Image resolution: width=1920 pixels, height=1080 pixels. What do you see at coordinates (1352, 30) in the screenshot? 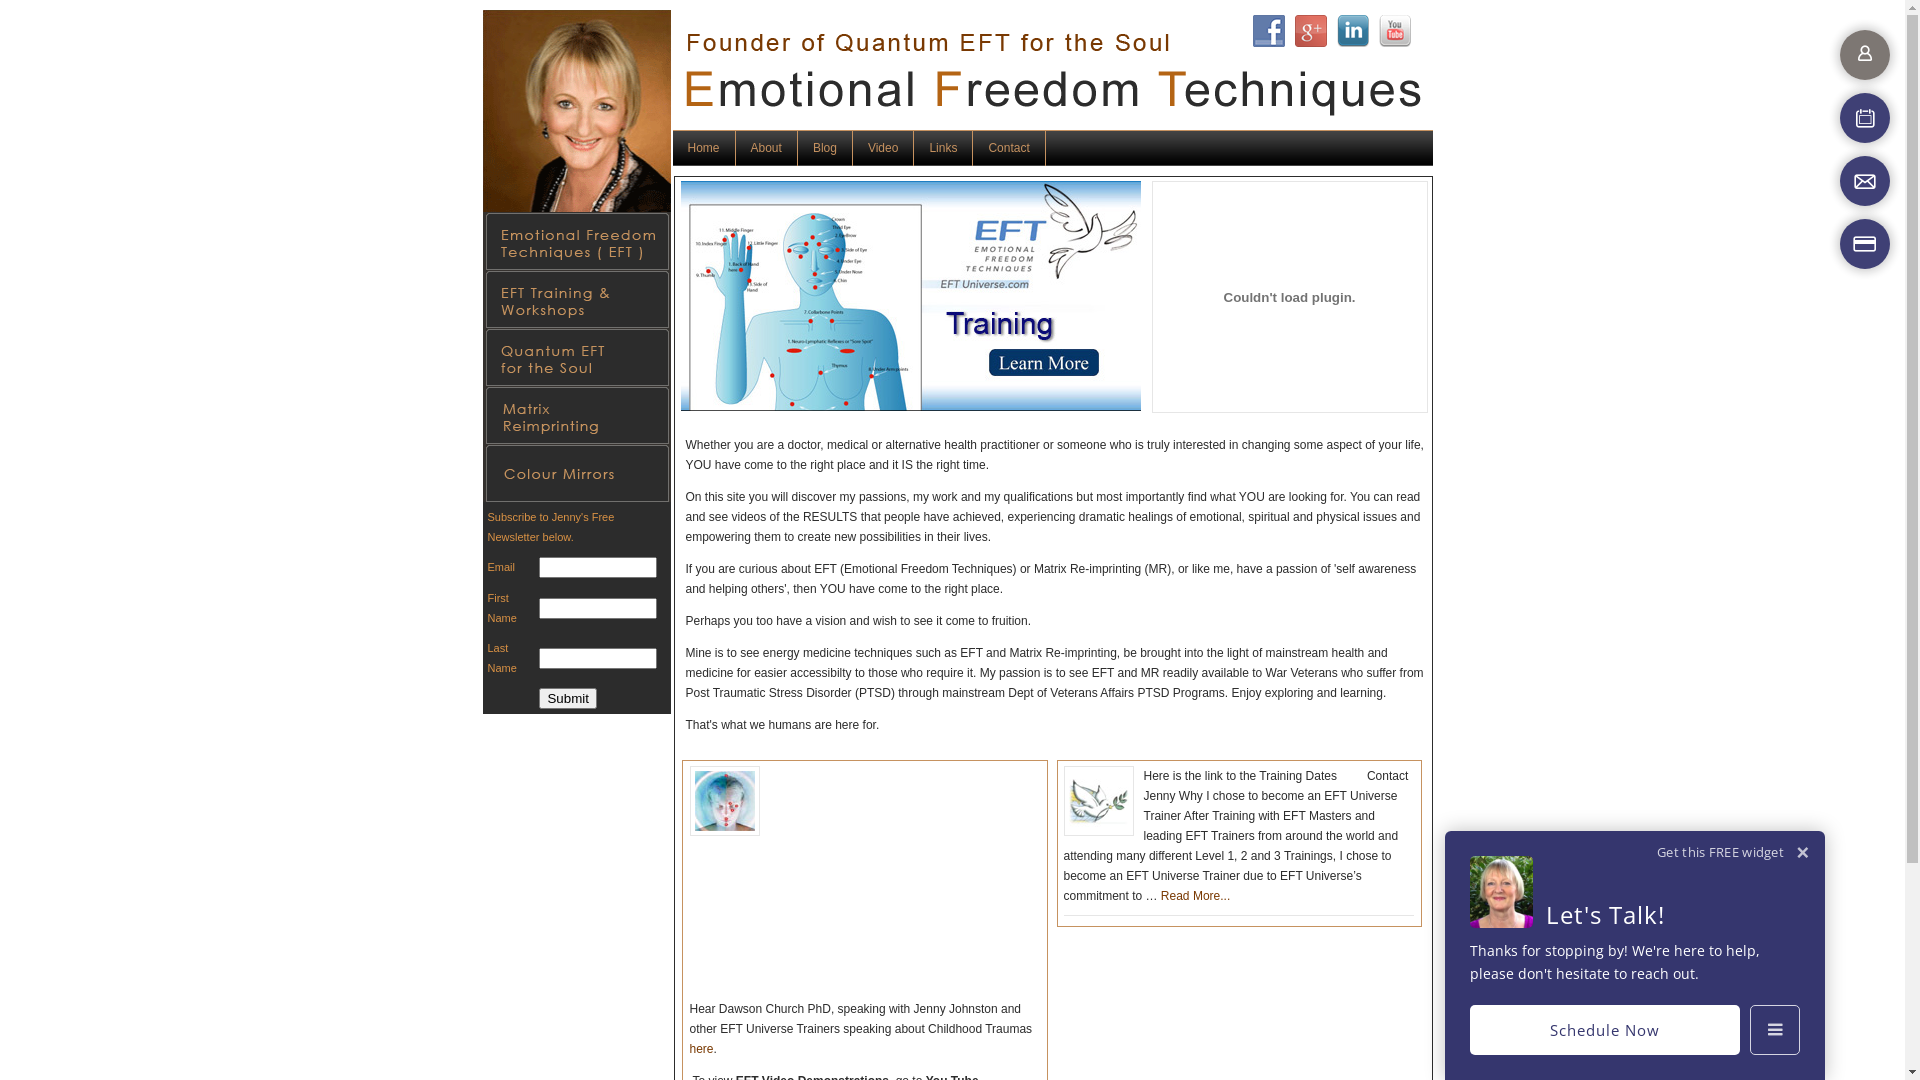
I see `' LinkedIn'` at bounding box center [1352, 30].